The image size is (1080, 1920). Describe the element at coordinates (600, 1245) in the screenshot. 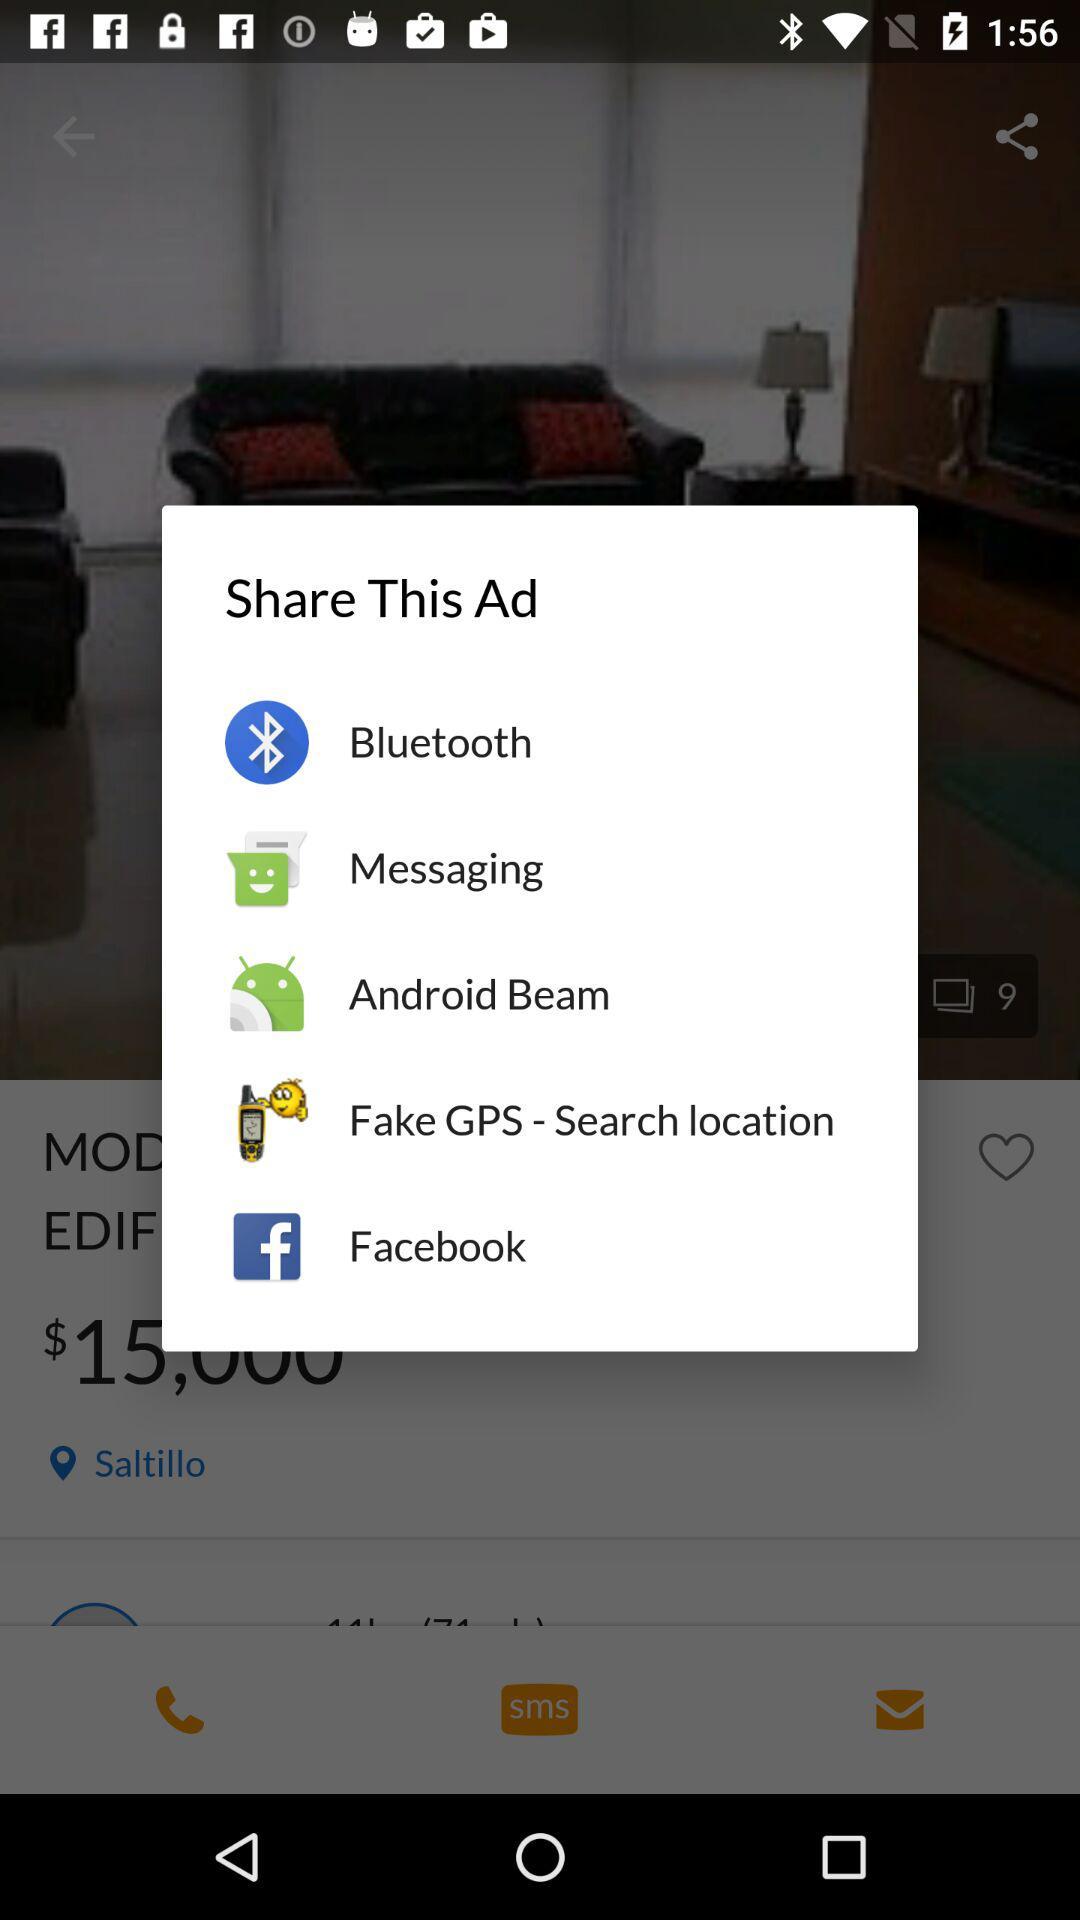

I see `the facebook` at that location.